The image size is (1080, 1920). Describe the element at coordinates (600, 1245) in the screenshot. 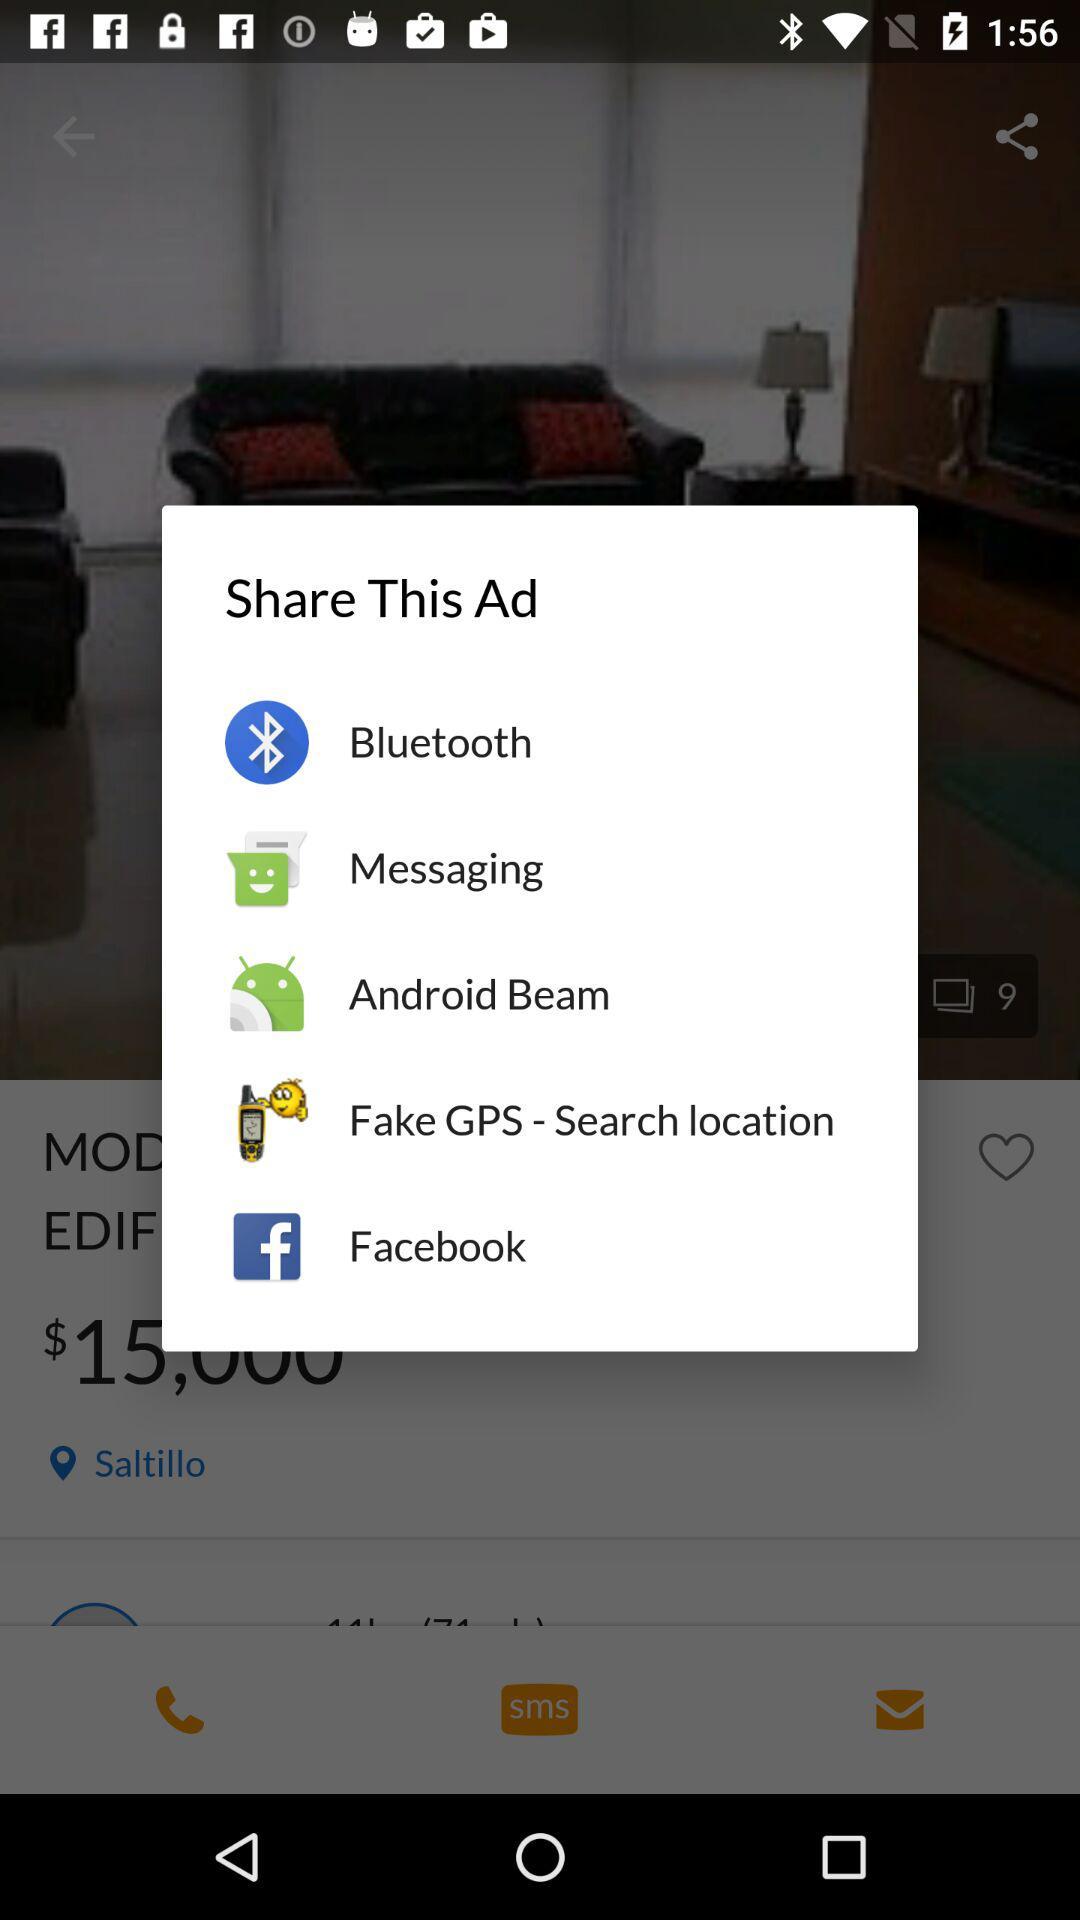

I see `the facebook` at that location.